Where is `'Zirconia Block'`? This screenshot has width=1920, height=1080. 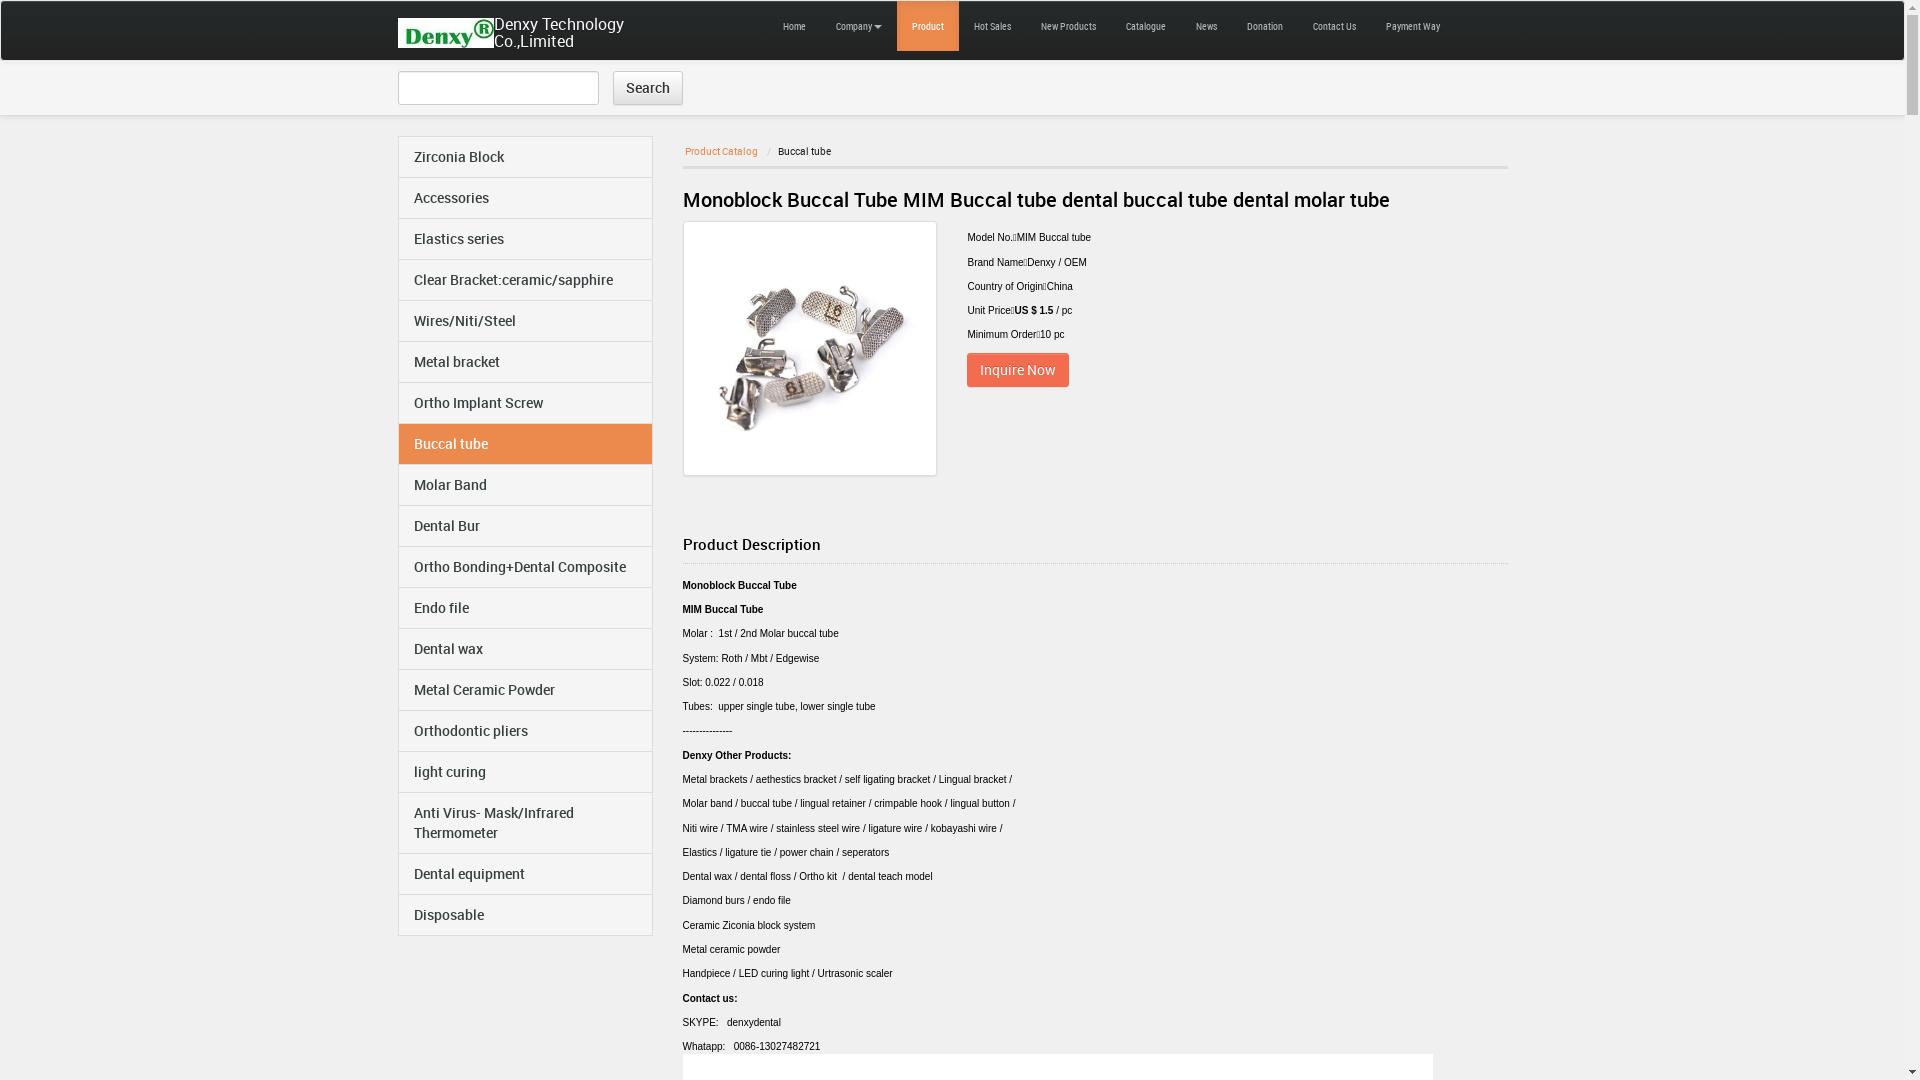
'Zirconia Block' is located at coordinates (524, 156).